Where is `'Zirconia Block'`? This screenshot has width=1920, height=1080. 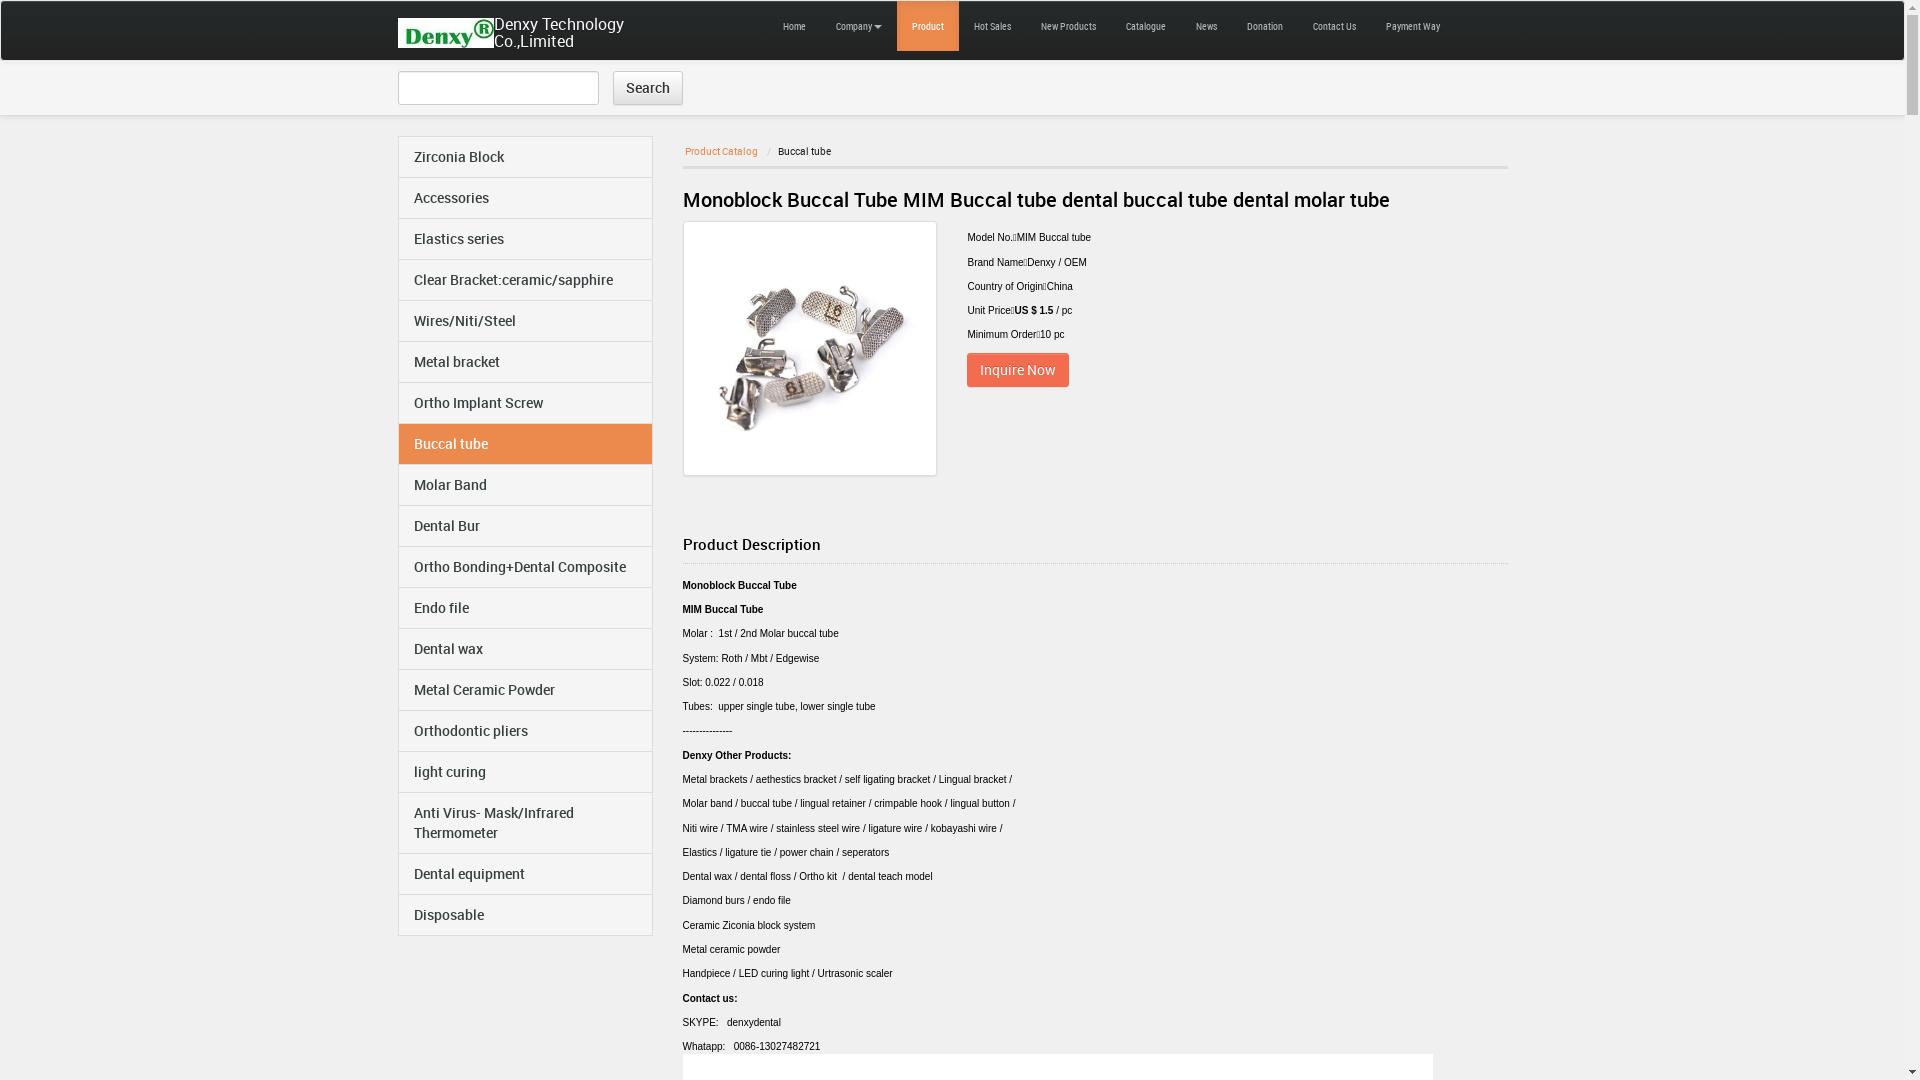
'Zirconia Block' is located at coordinates (524, 156).